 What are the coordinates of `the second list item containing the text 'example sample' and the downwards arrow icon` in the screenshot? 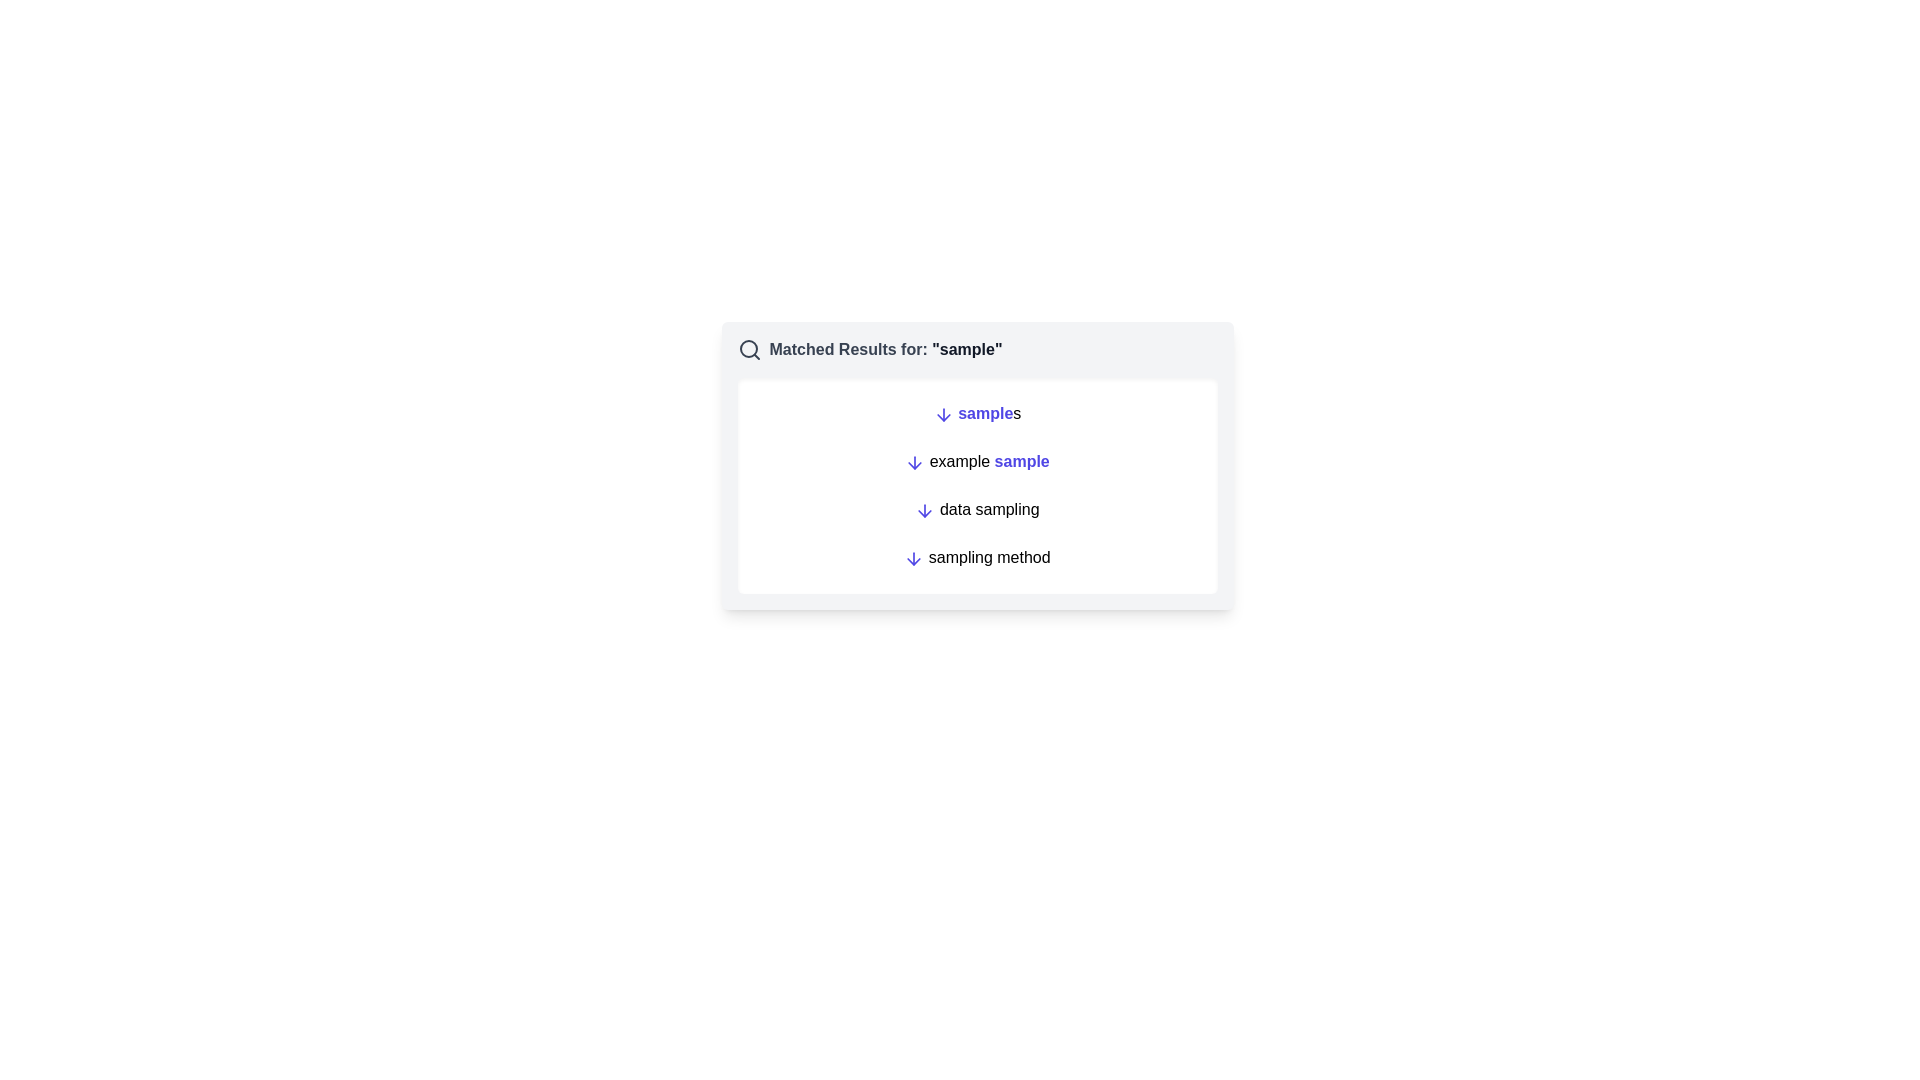 It's located at (977, 462).